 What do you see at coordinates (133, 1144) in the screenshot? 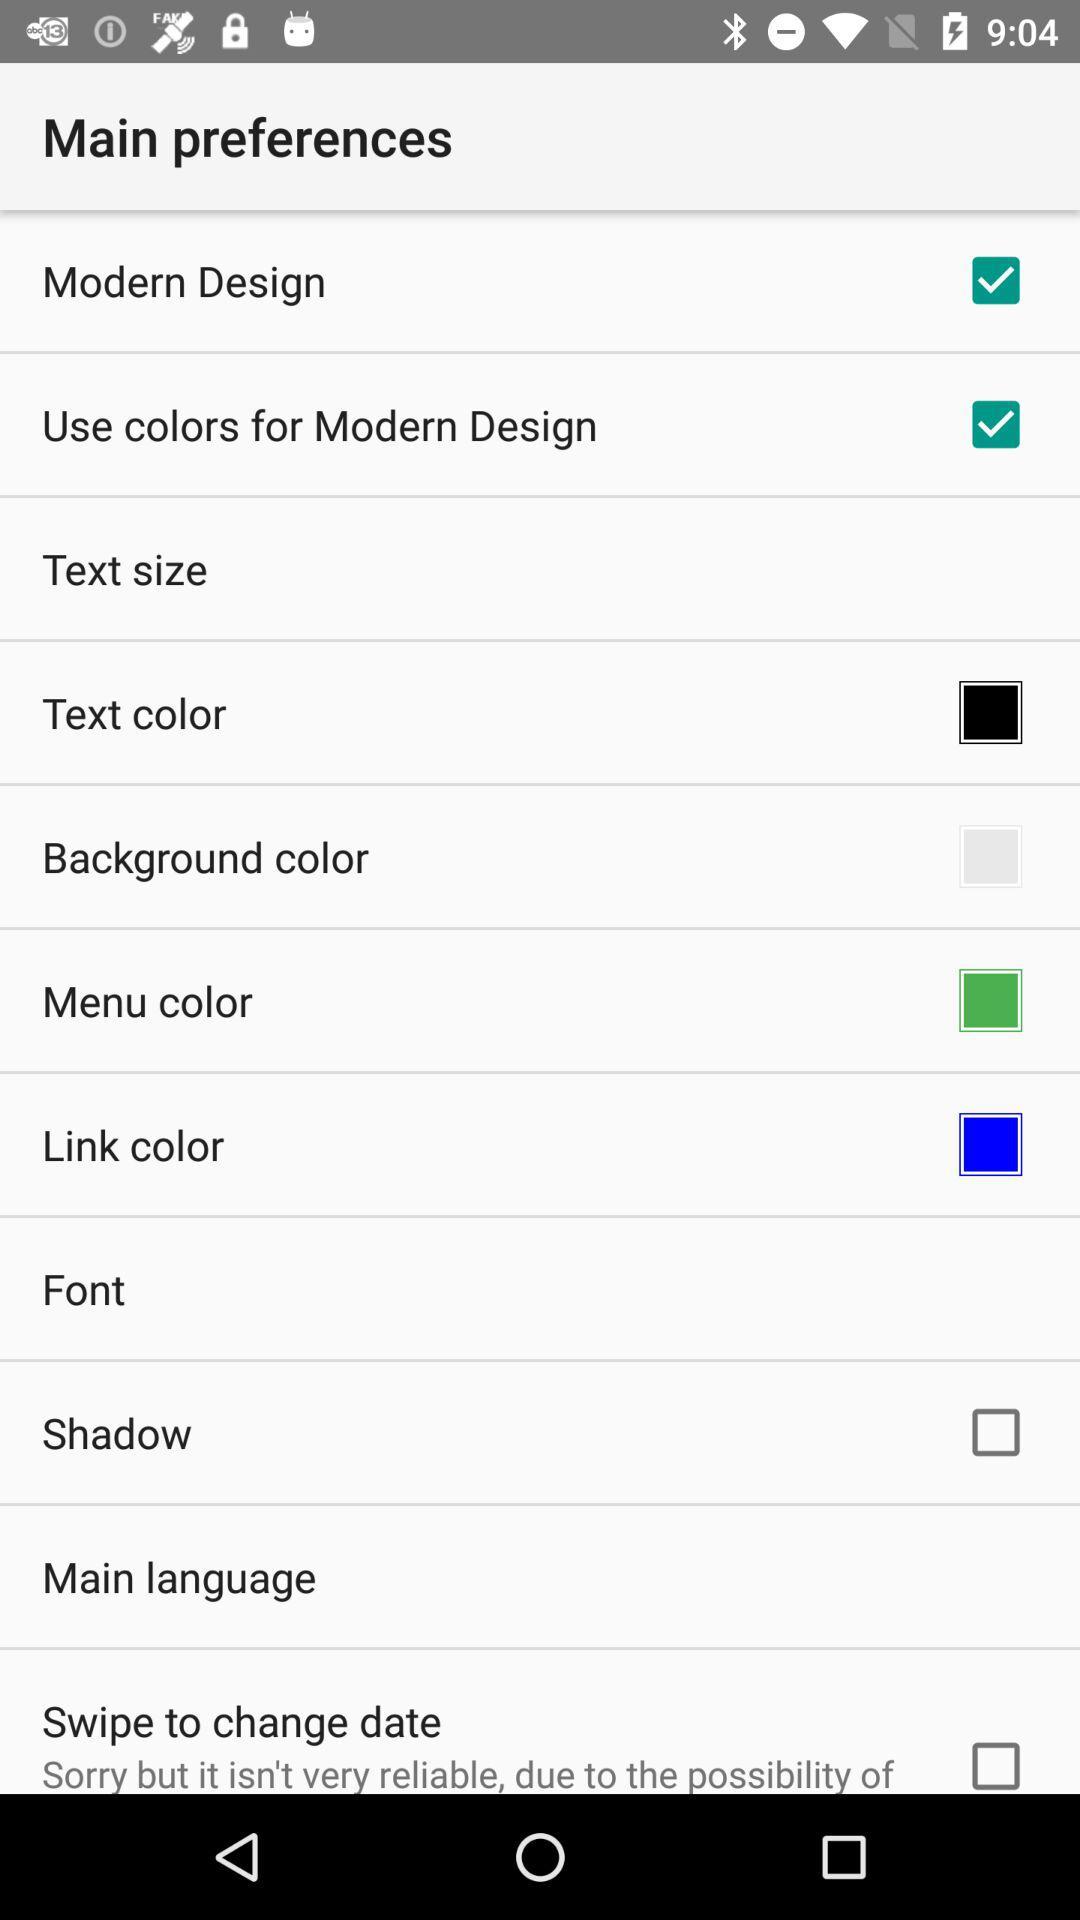
I see `item above the font icon` at bounding box center [133, 1144].